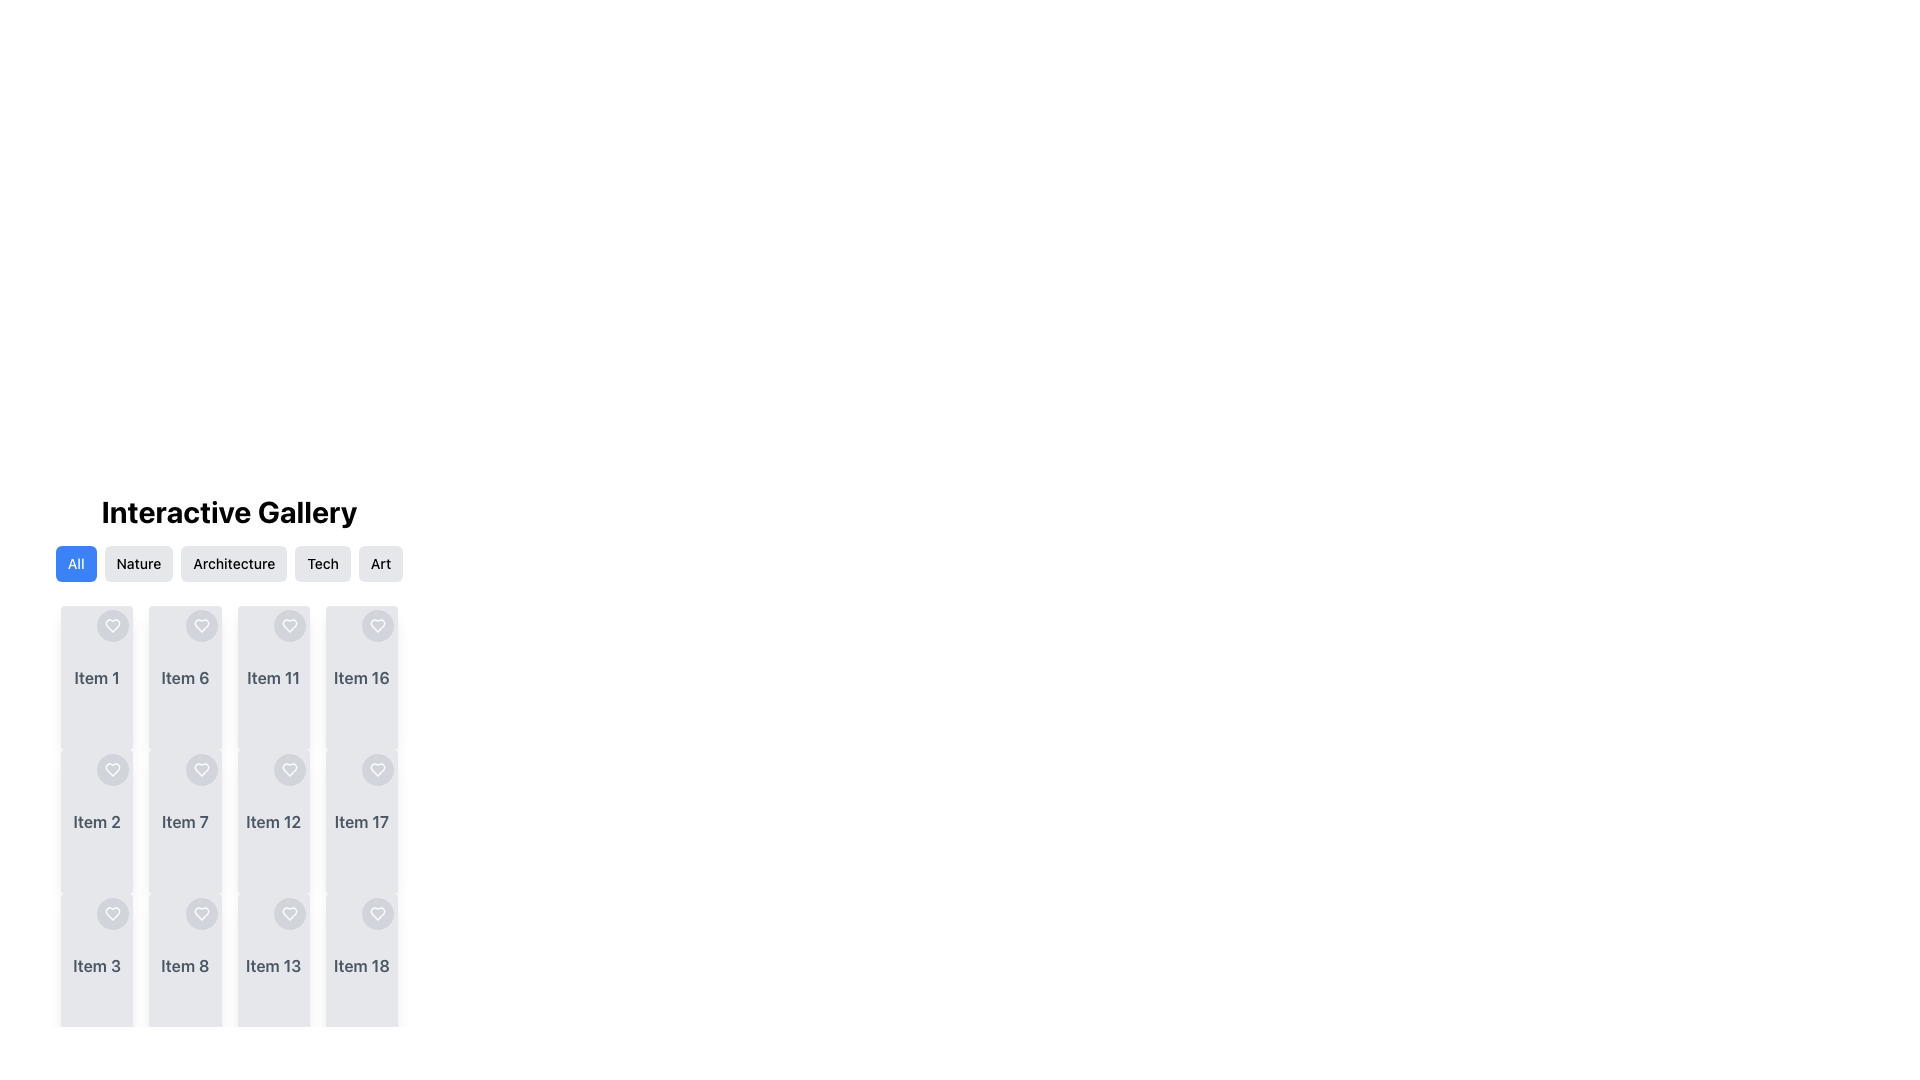 This screenshot has height=1080, width=1920. I want to click on the magnifying glass icon with a plus symbol inside, located within the 'View Details' button, so click(65, 964).